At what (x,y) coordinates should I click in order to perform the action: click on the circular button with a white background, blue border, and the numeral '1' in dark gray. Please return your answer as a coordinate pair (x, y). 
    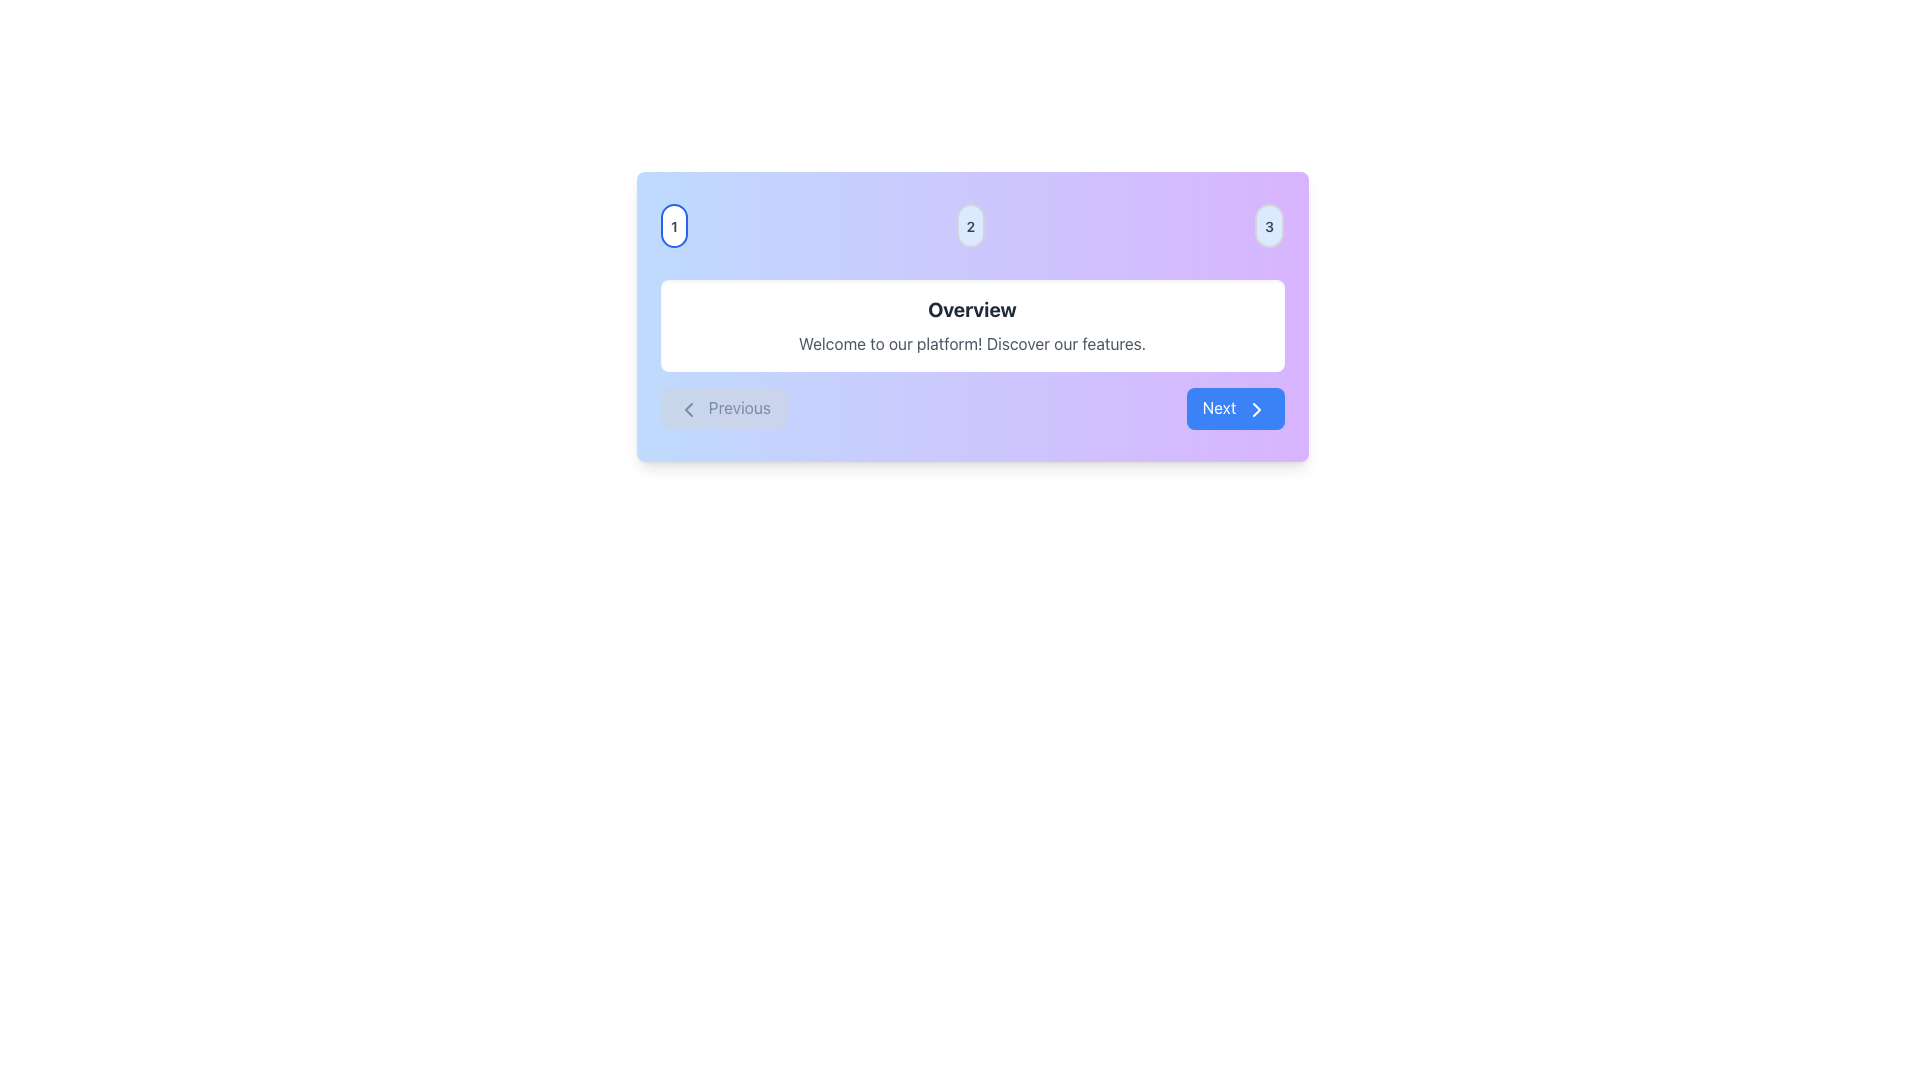
    Looking at the image, I should click on (673, 225).